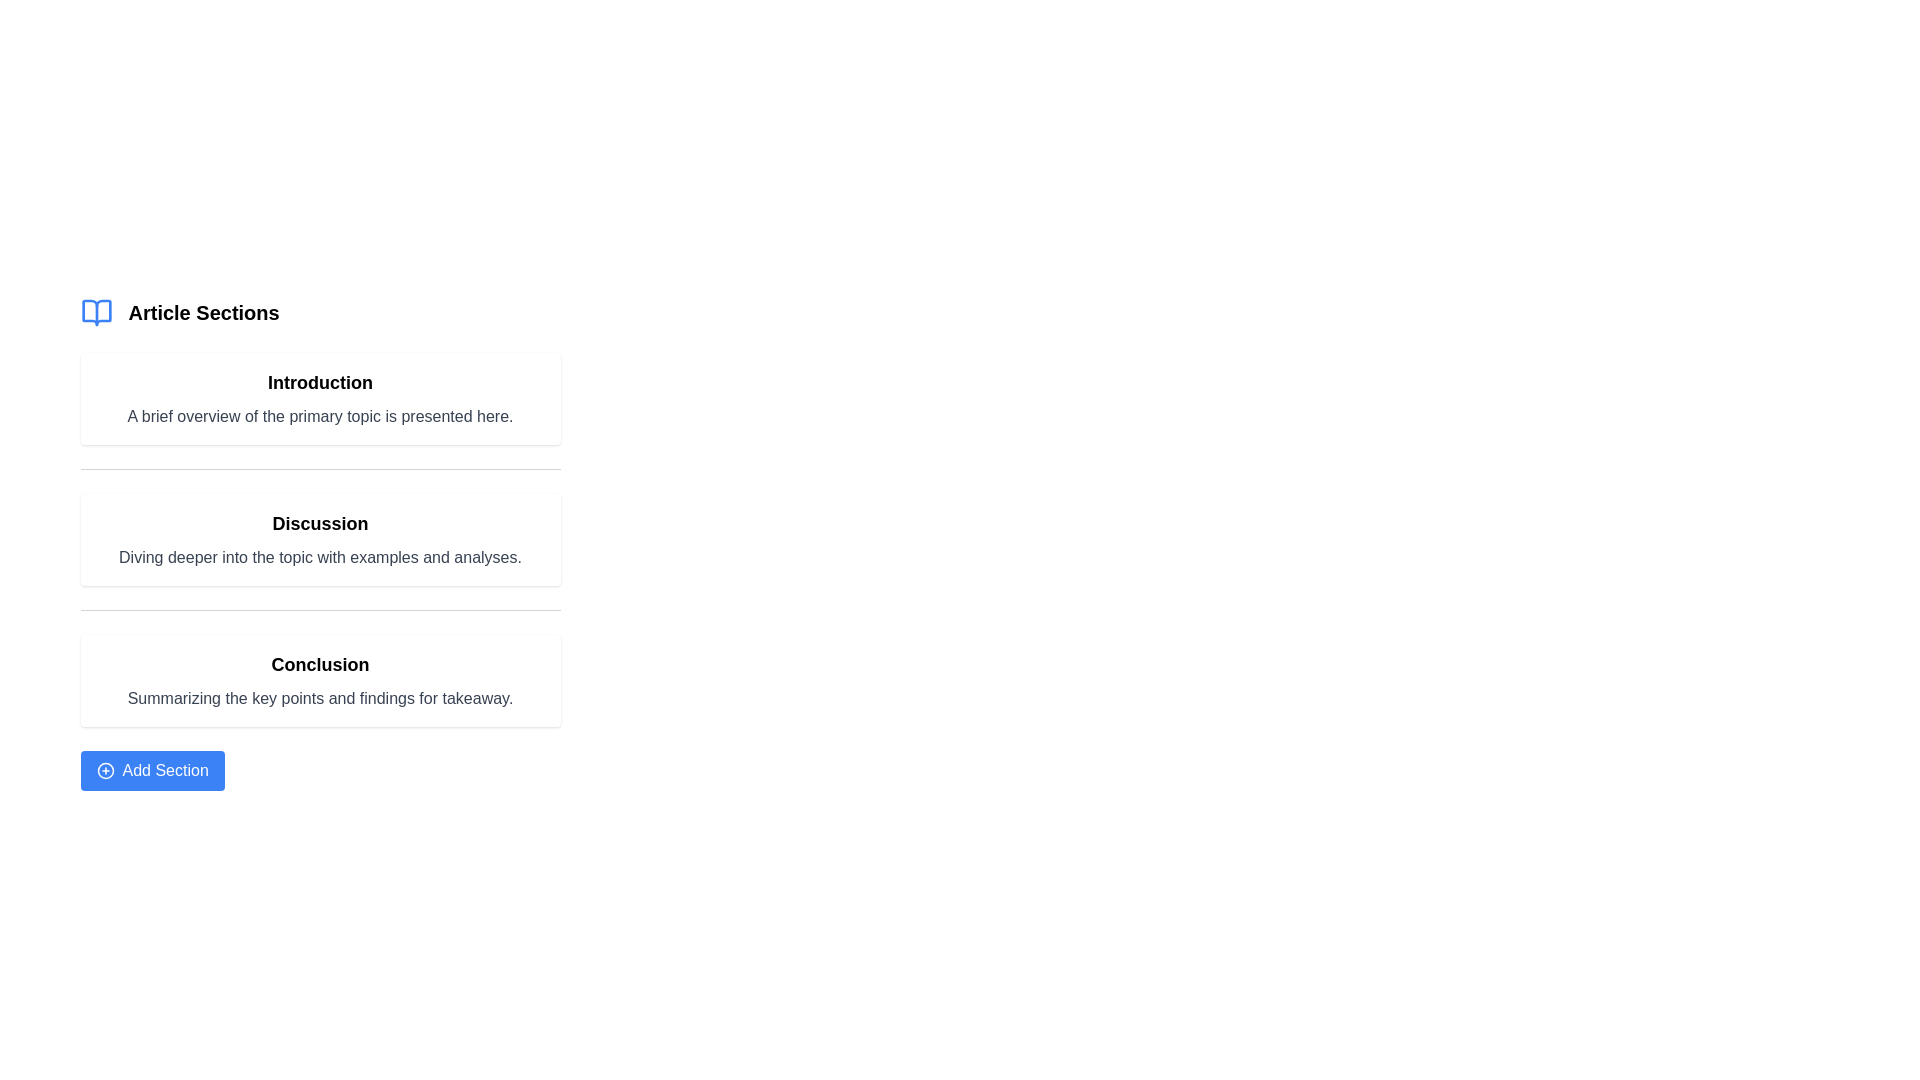  Describe the element at coordinates (320, 558) in the screenshot. I see `detailed explanation text located directly beneath the 'Discussion' title, which is in a rounded box with a shadow effect` at that location.